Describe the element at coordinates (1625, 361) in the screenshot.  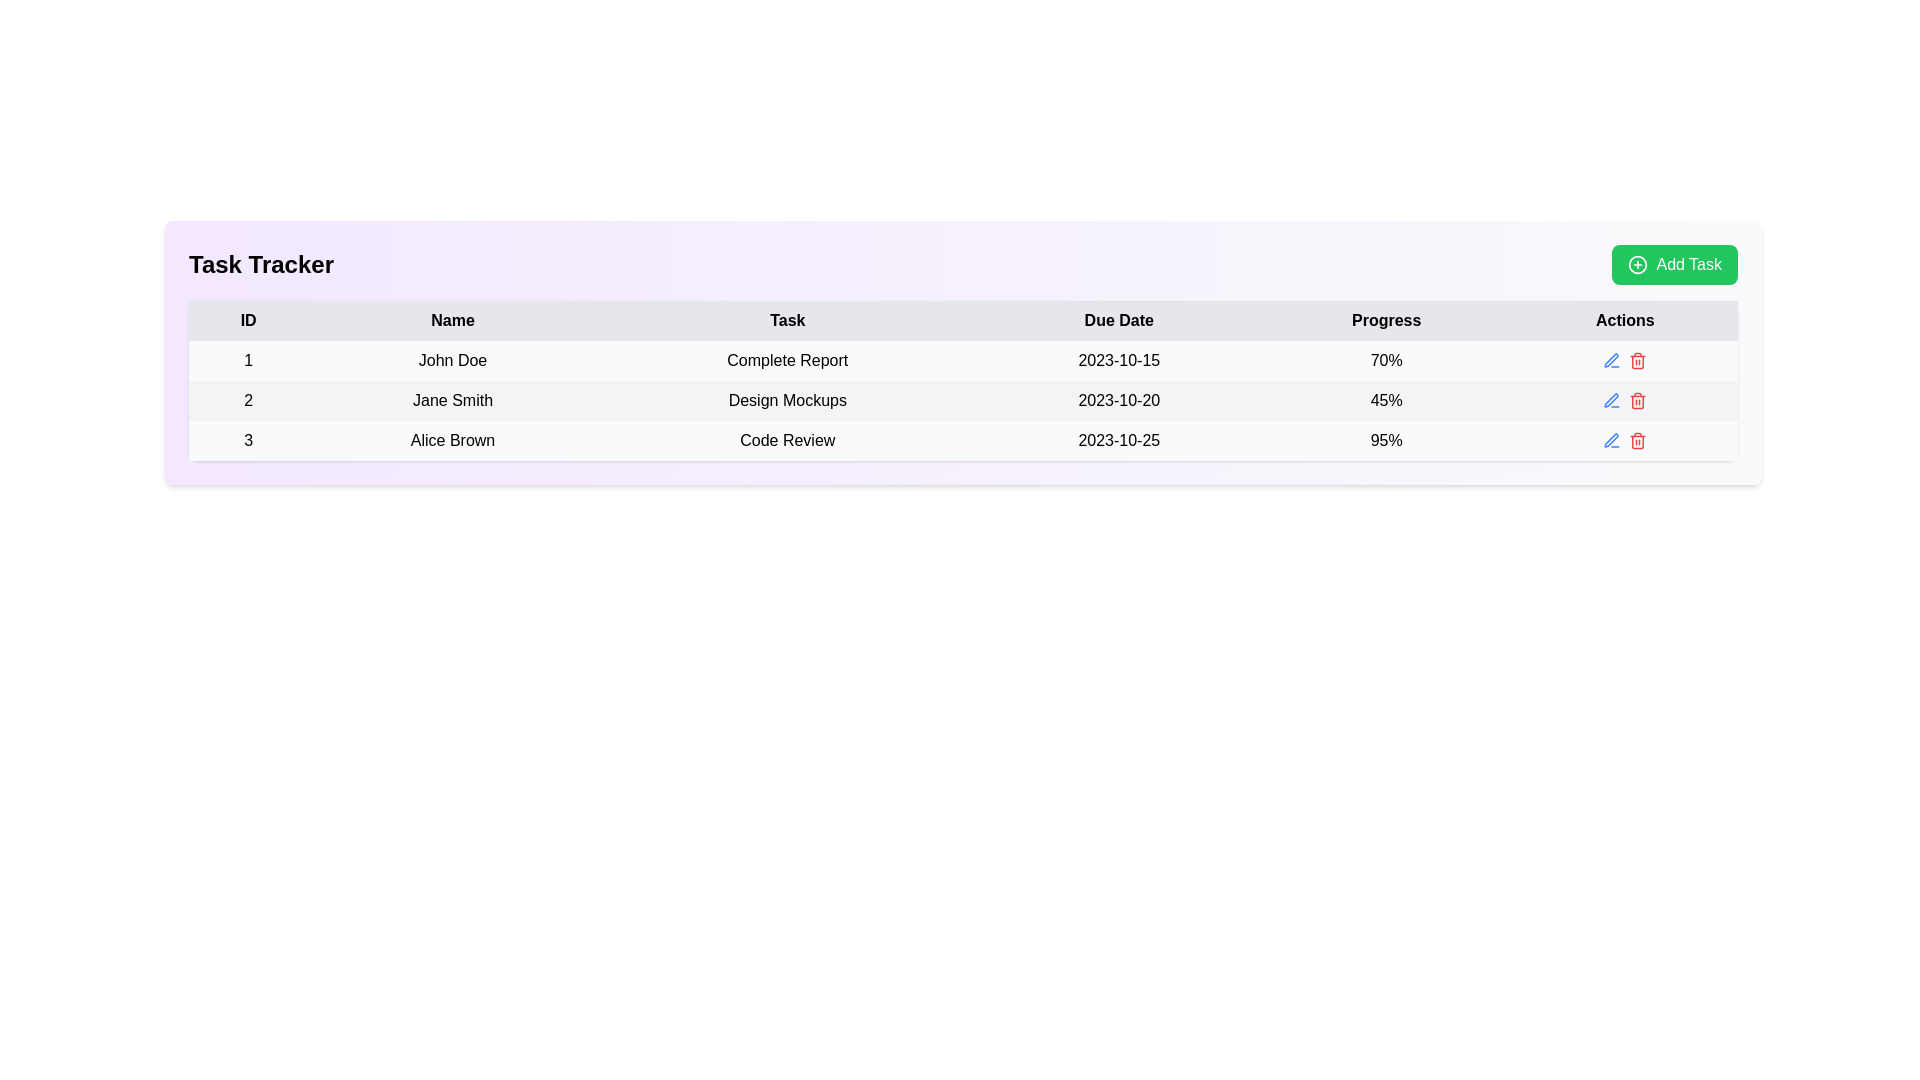
I see `the edit icon located at the far right of the first row in the table under the 'Actions' column` at that location.